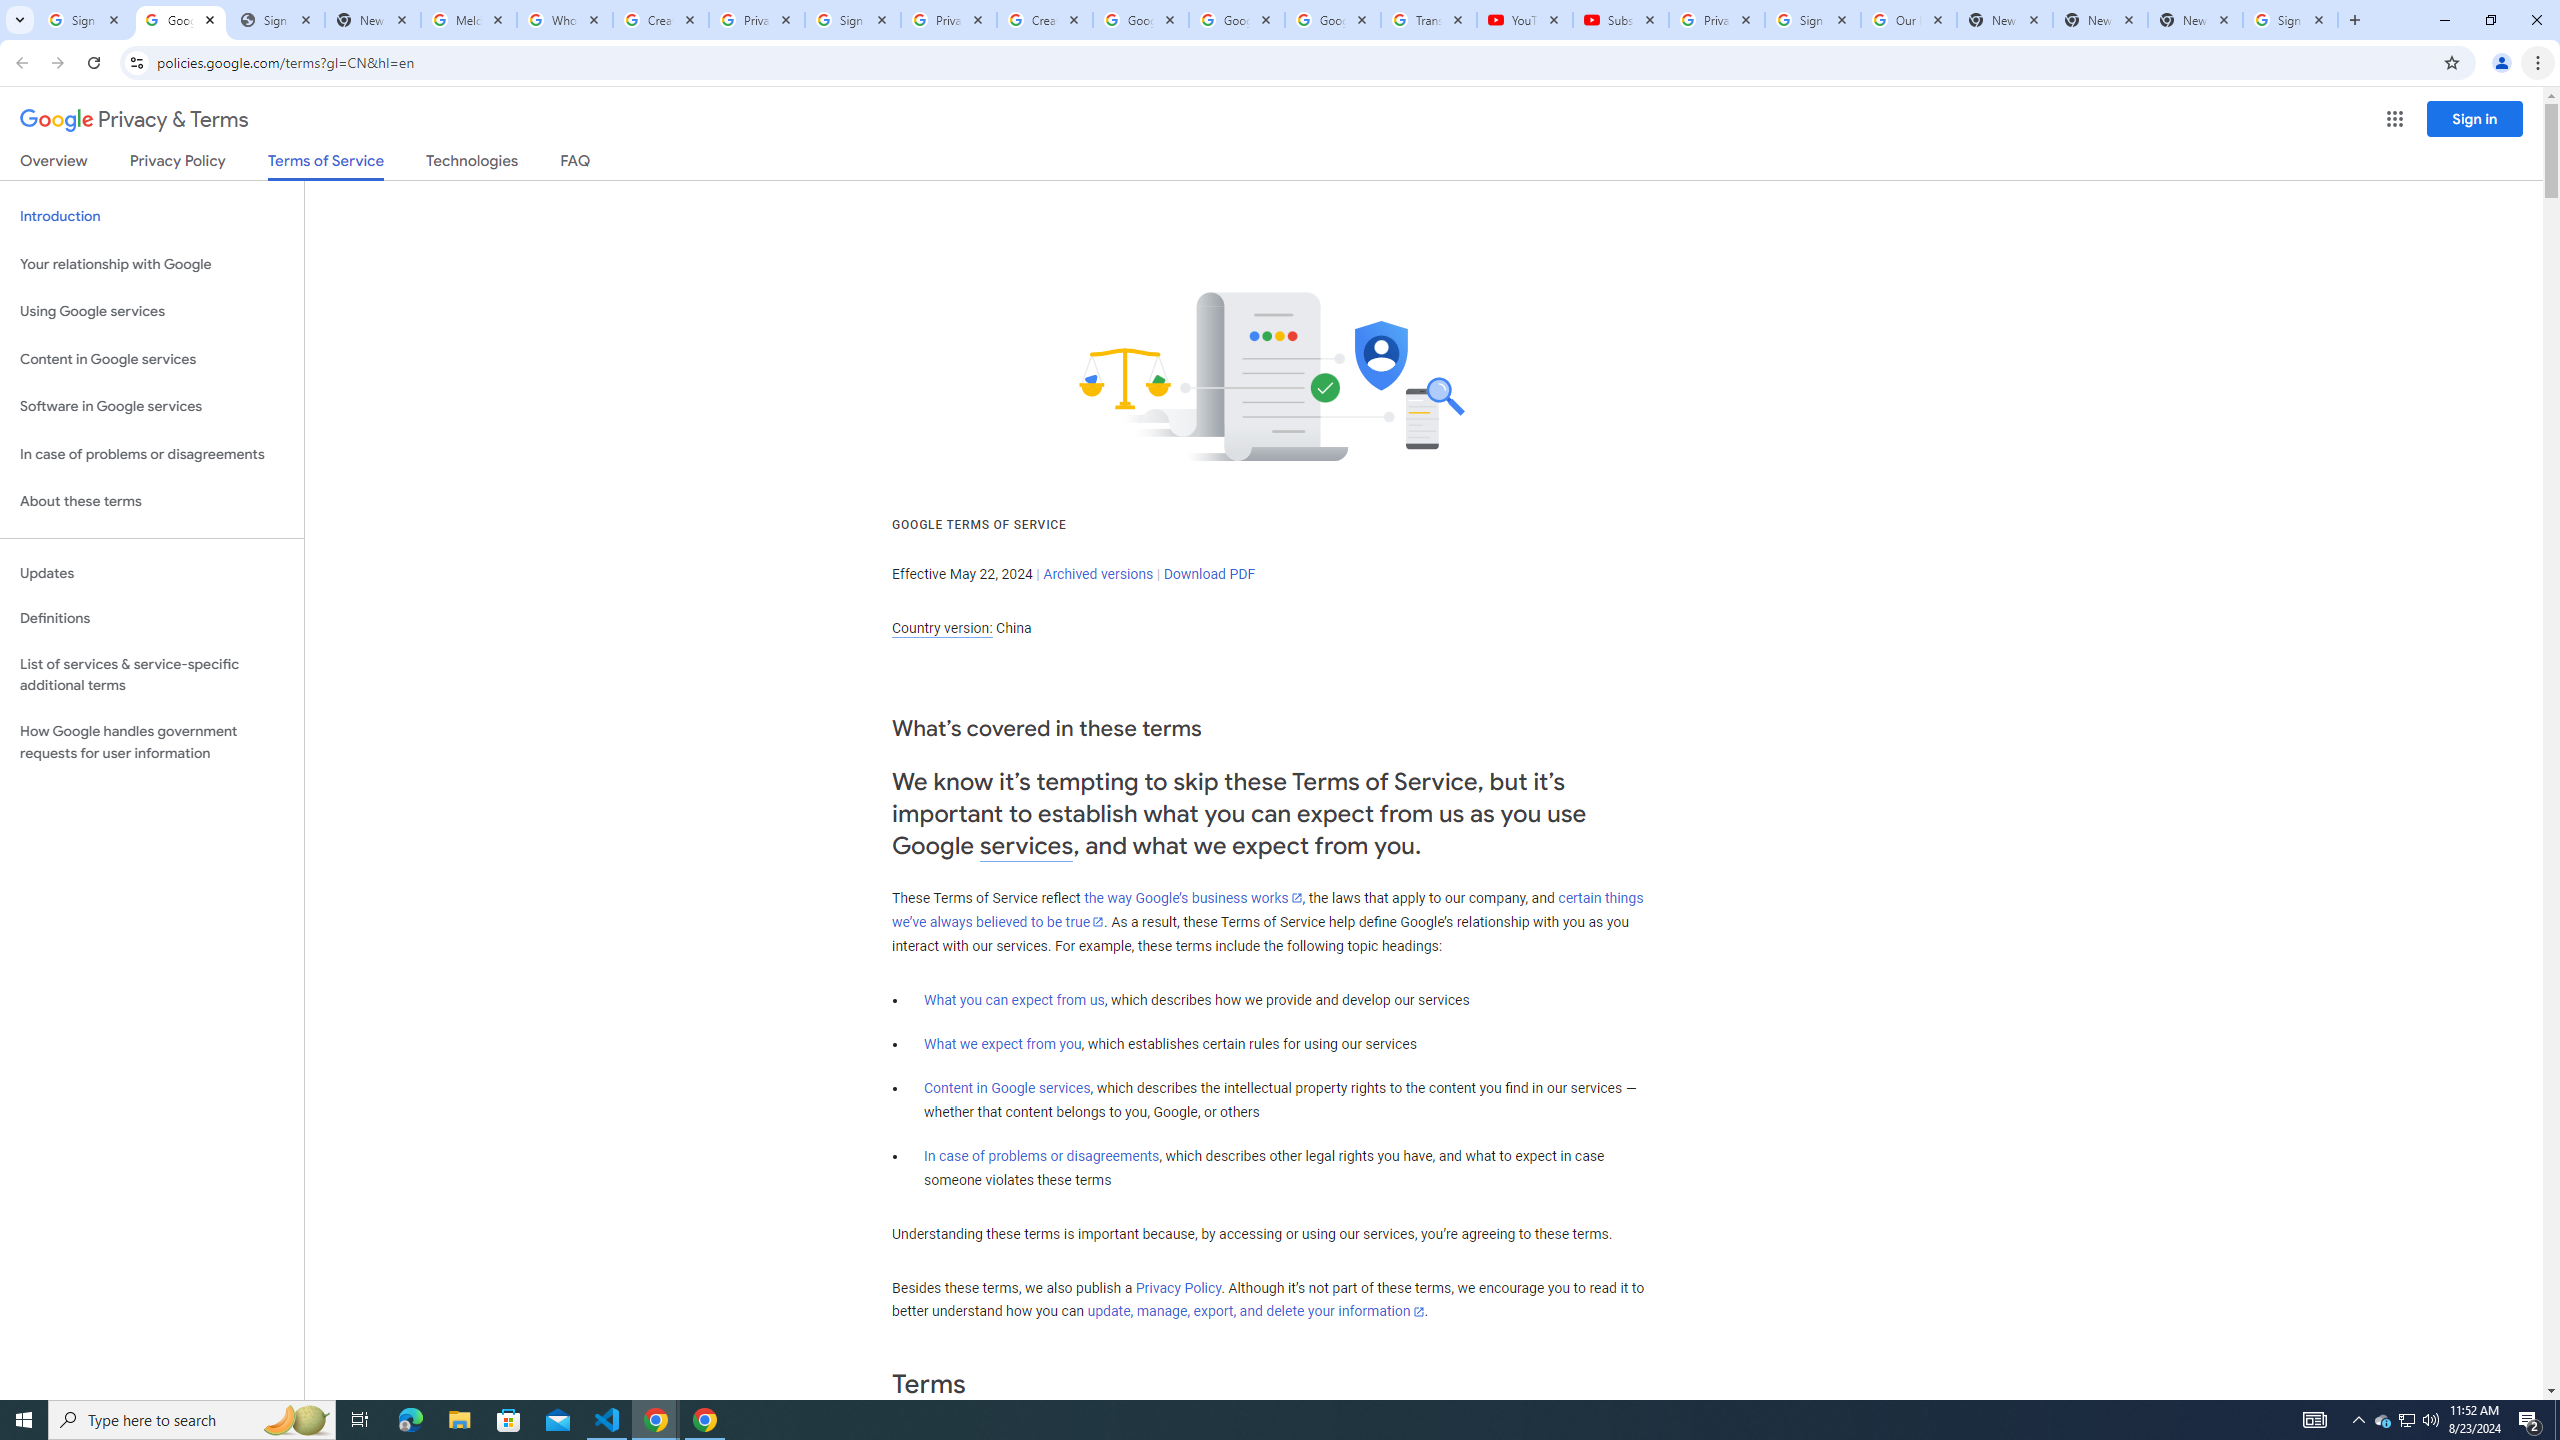 This screenshot has height=1440, width=2560. I want to click on 'Privacy Policy', so click(1177, 1287).